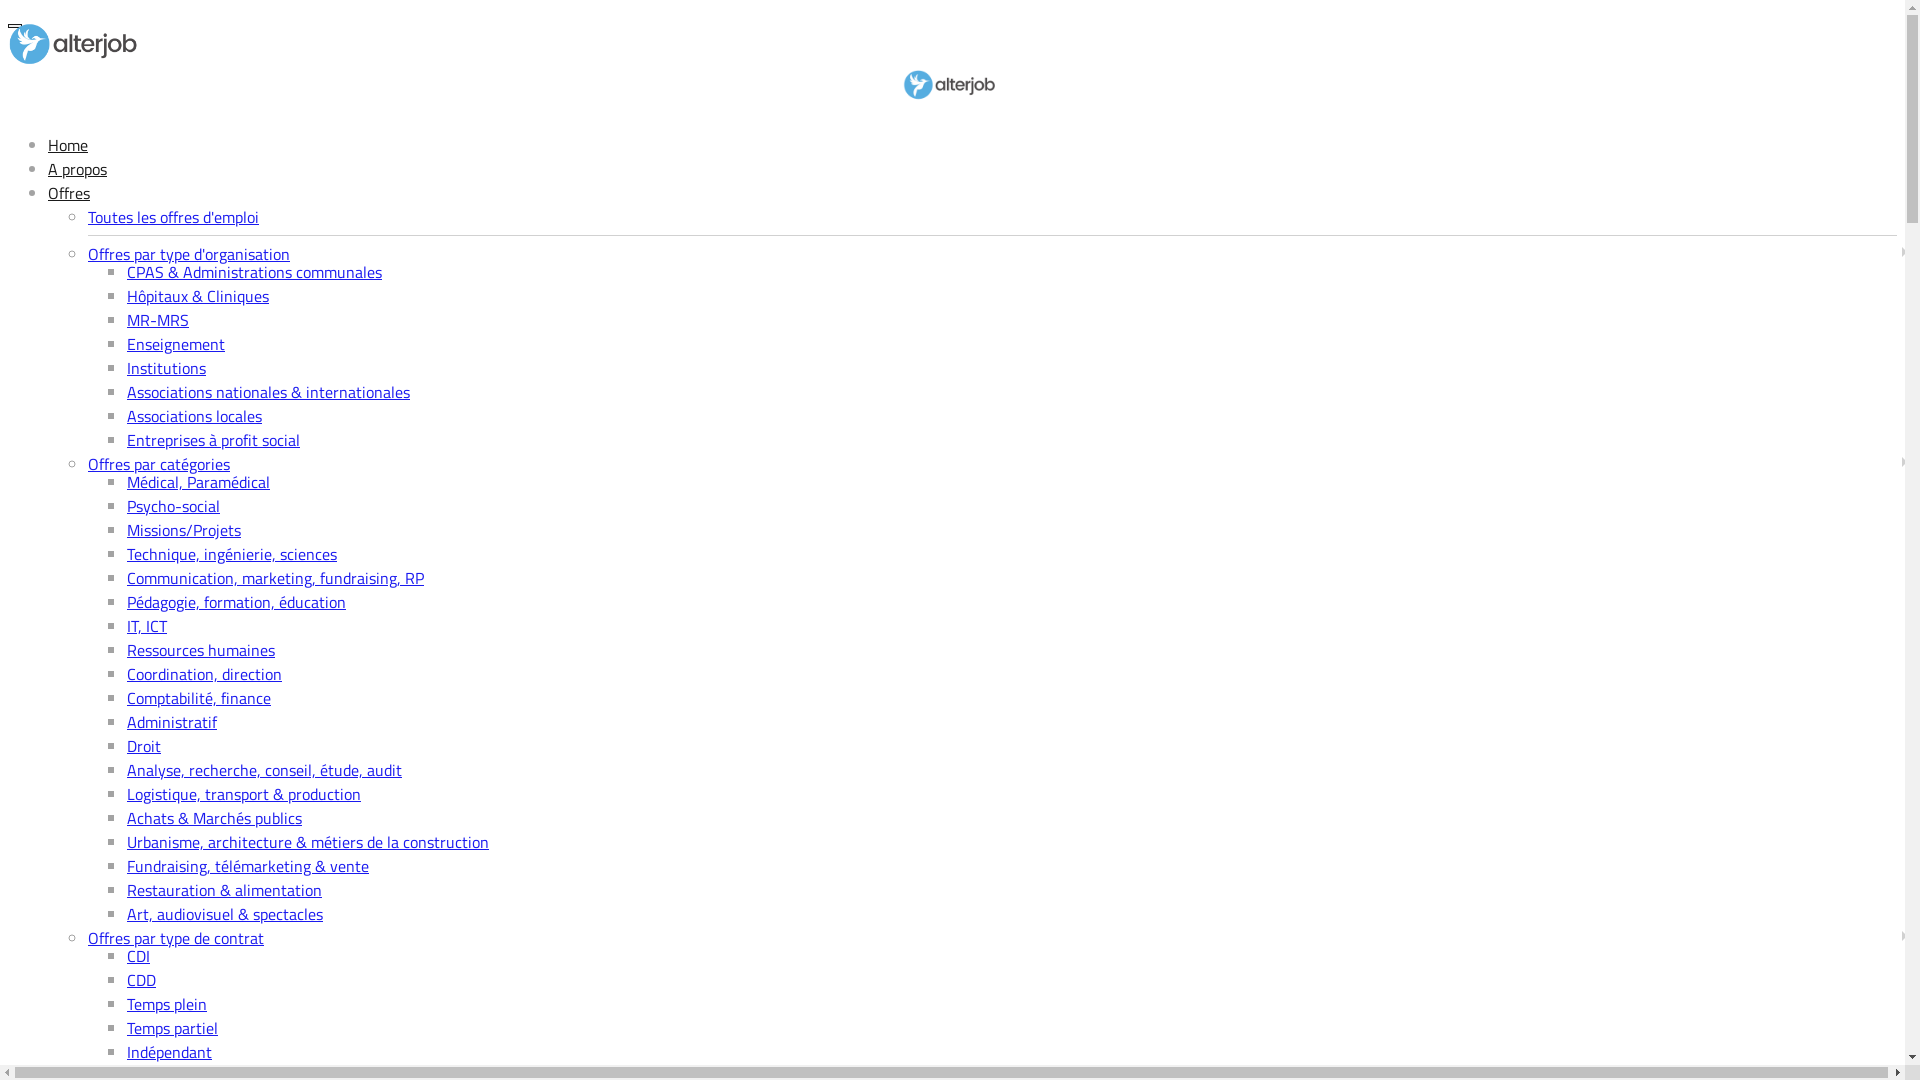 The width and height of the screenshot is (1920, 1080). I want to click on 'A propos', so click(77, 168).